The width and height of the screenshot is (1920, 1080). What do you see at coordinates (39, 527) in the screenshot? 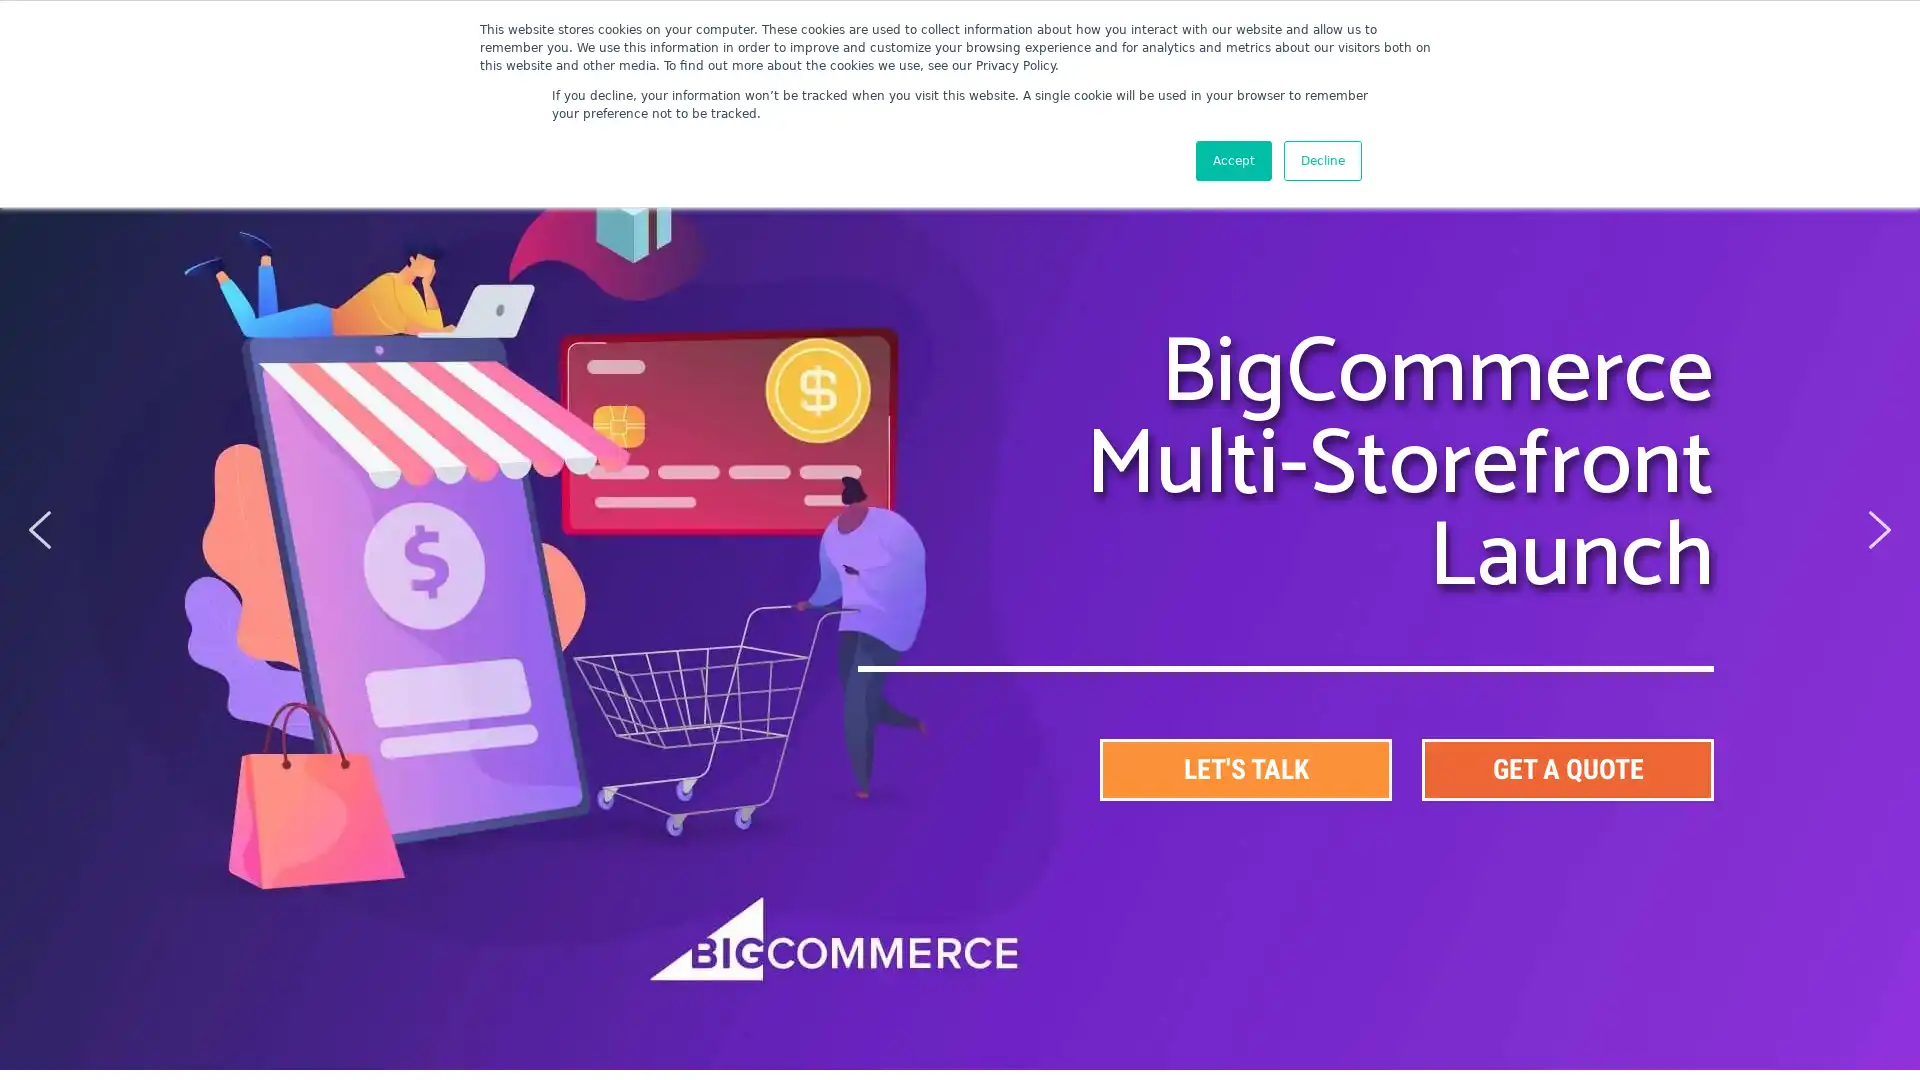
I see `previous arrow` at bounding box center [39, 527].